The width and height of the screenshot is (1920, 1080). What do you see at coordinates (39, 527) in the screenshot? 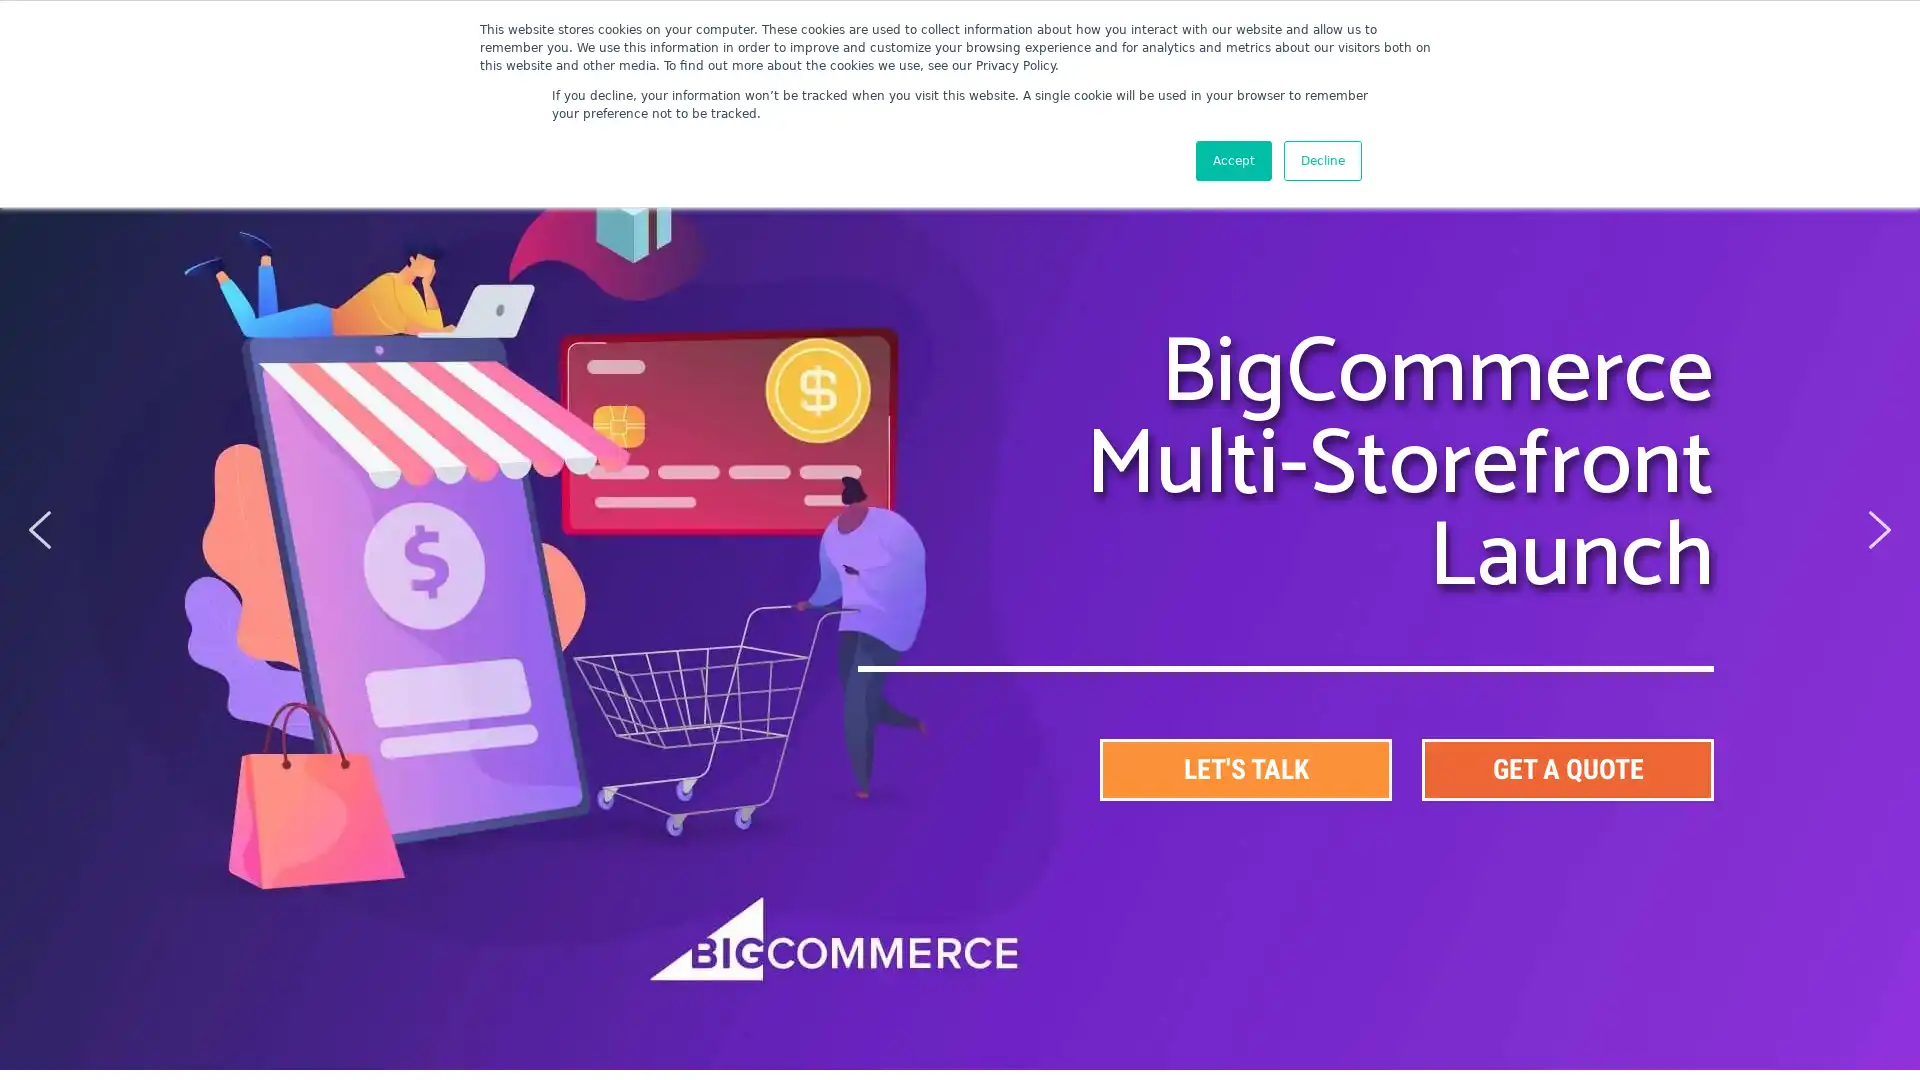
I see `previous arrow` at bounding box center [39, 527].